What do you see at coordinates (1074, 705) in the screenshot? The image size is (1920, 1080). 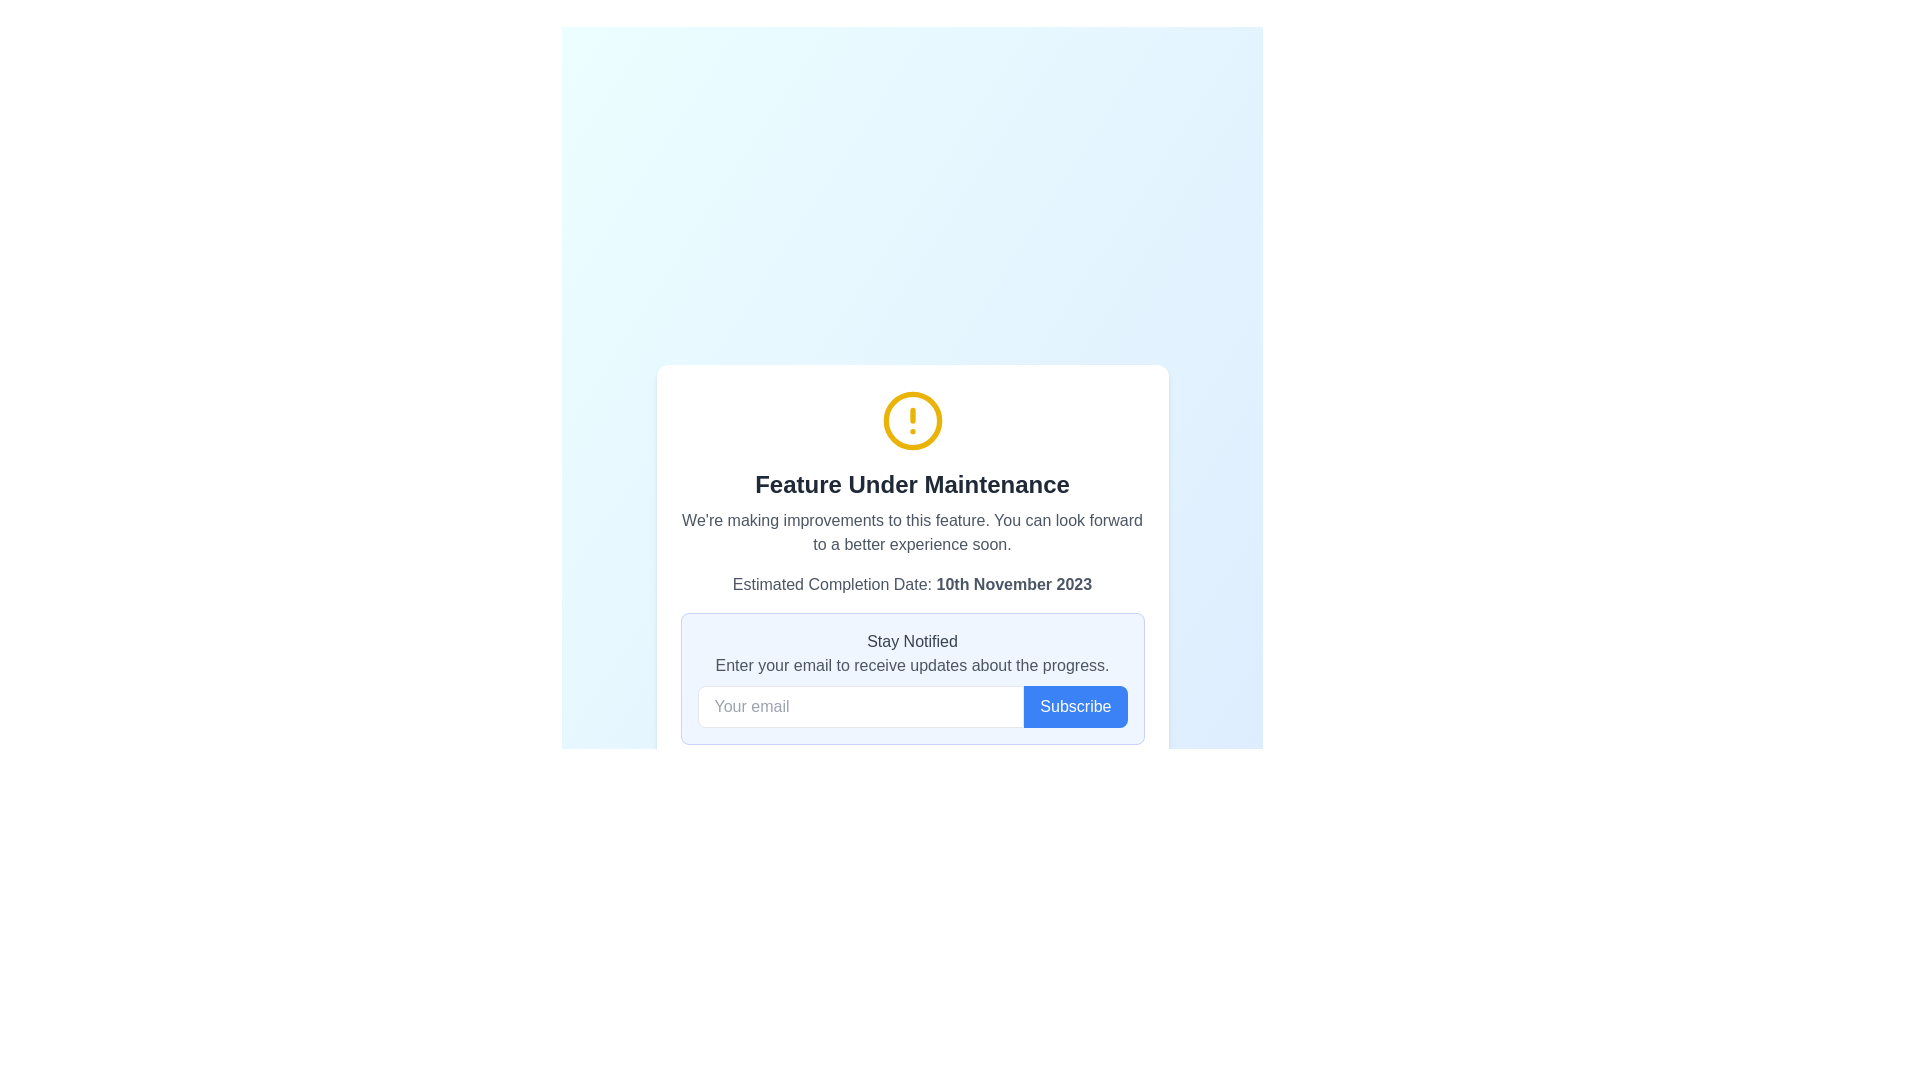 I see `the 'Subscribe' button, which is a rectangular button with a blue background and white text, located in the bottom-right section of the modal dialog` at bounding box center [1074, 705].